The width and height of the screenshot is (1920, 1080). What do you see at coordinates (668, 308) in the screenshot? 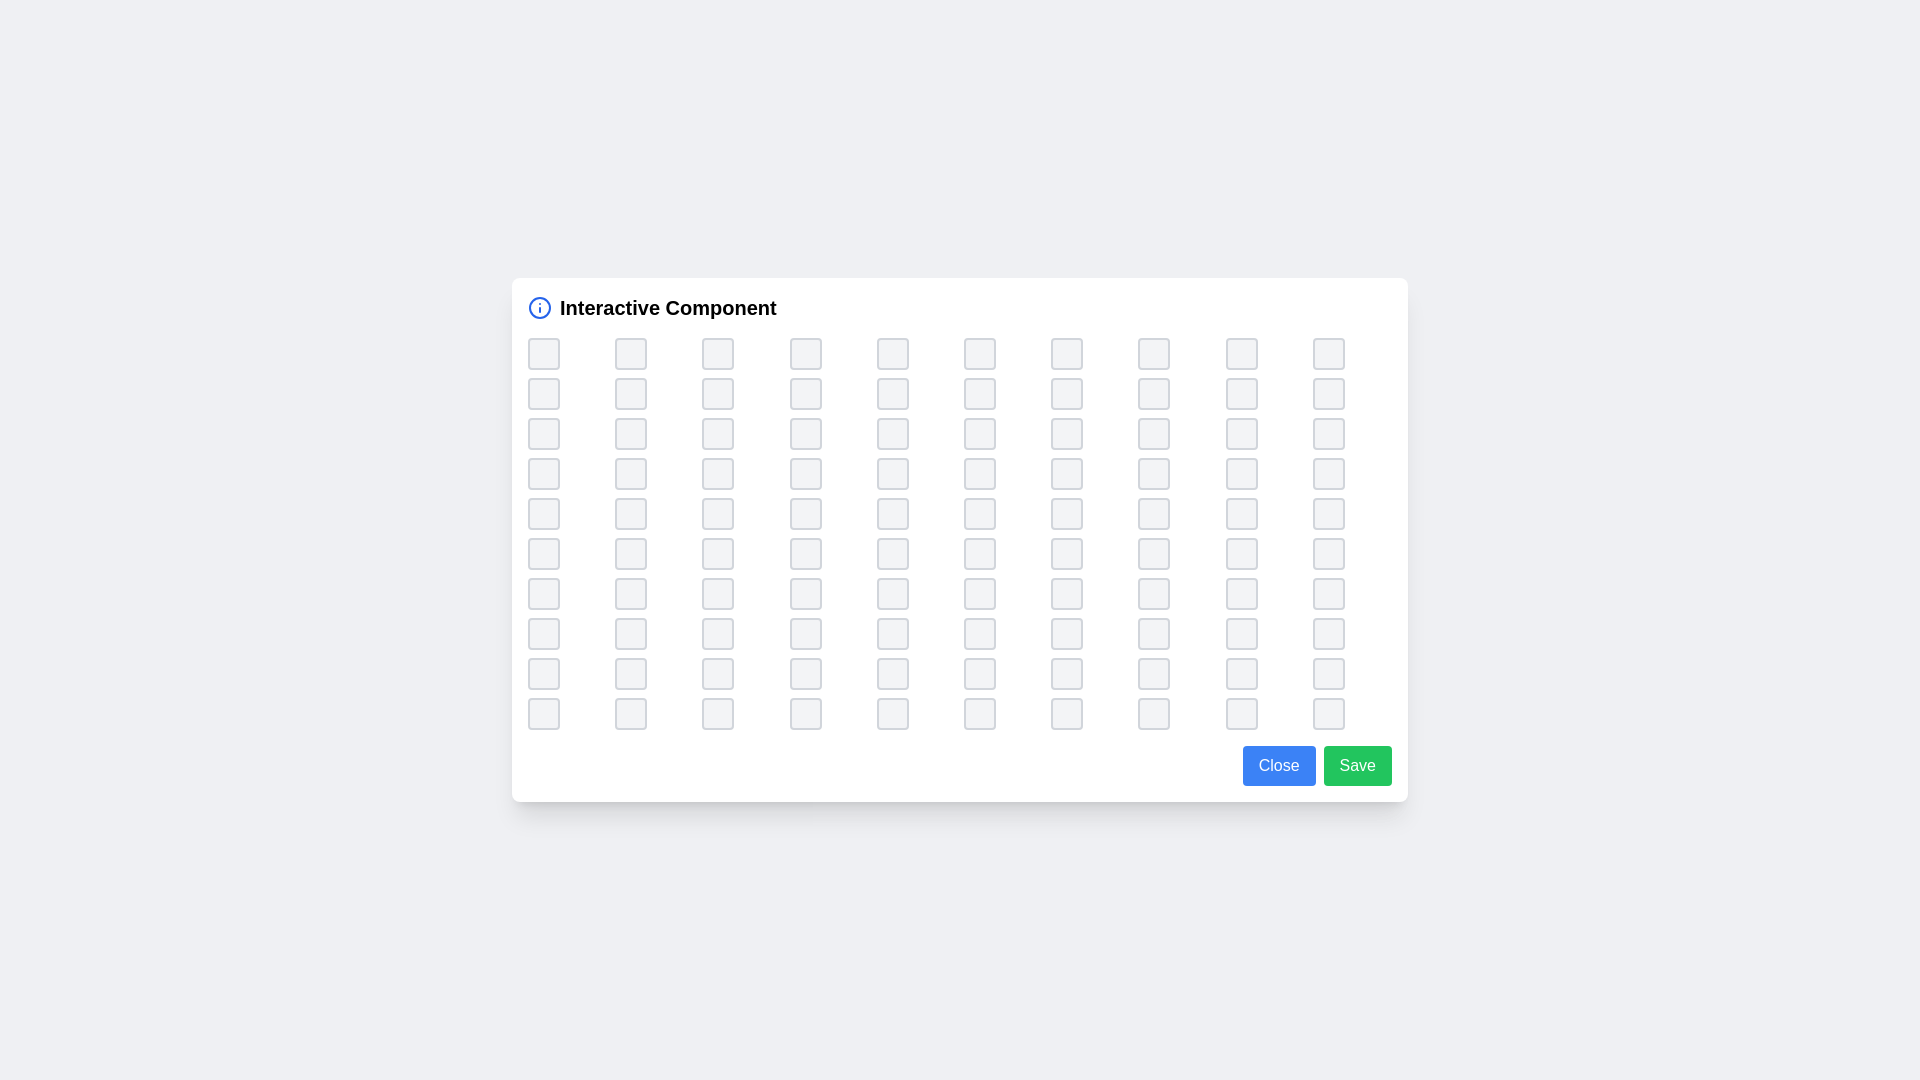
I see `the title text of the component` at bounding box center [668, 308].